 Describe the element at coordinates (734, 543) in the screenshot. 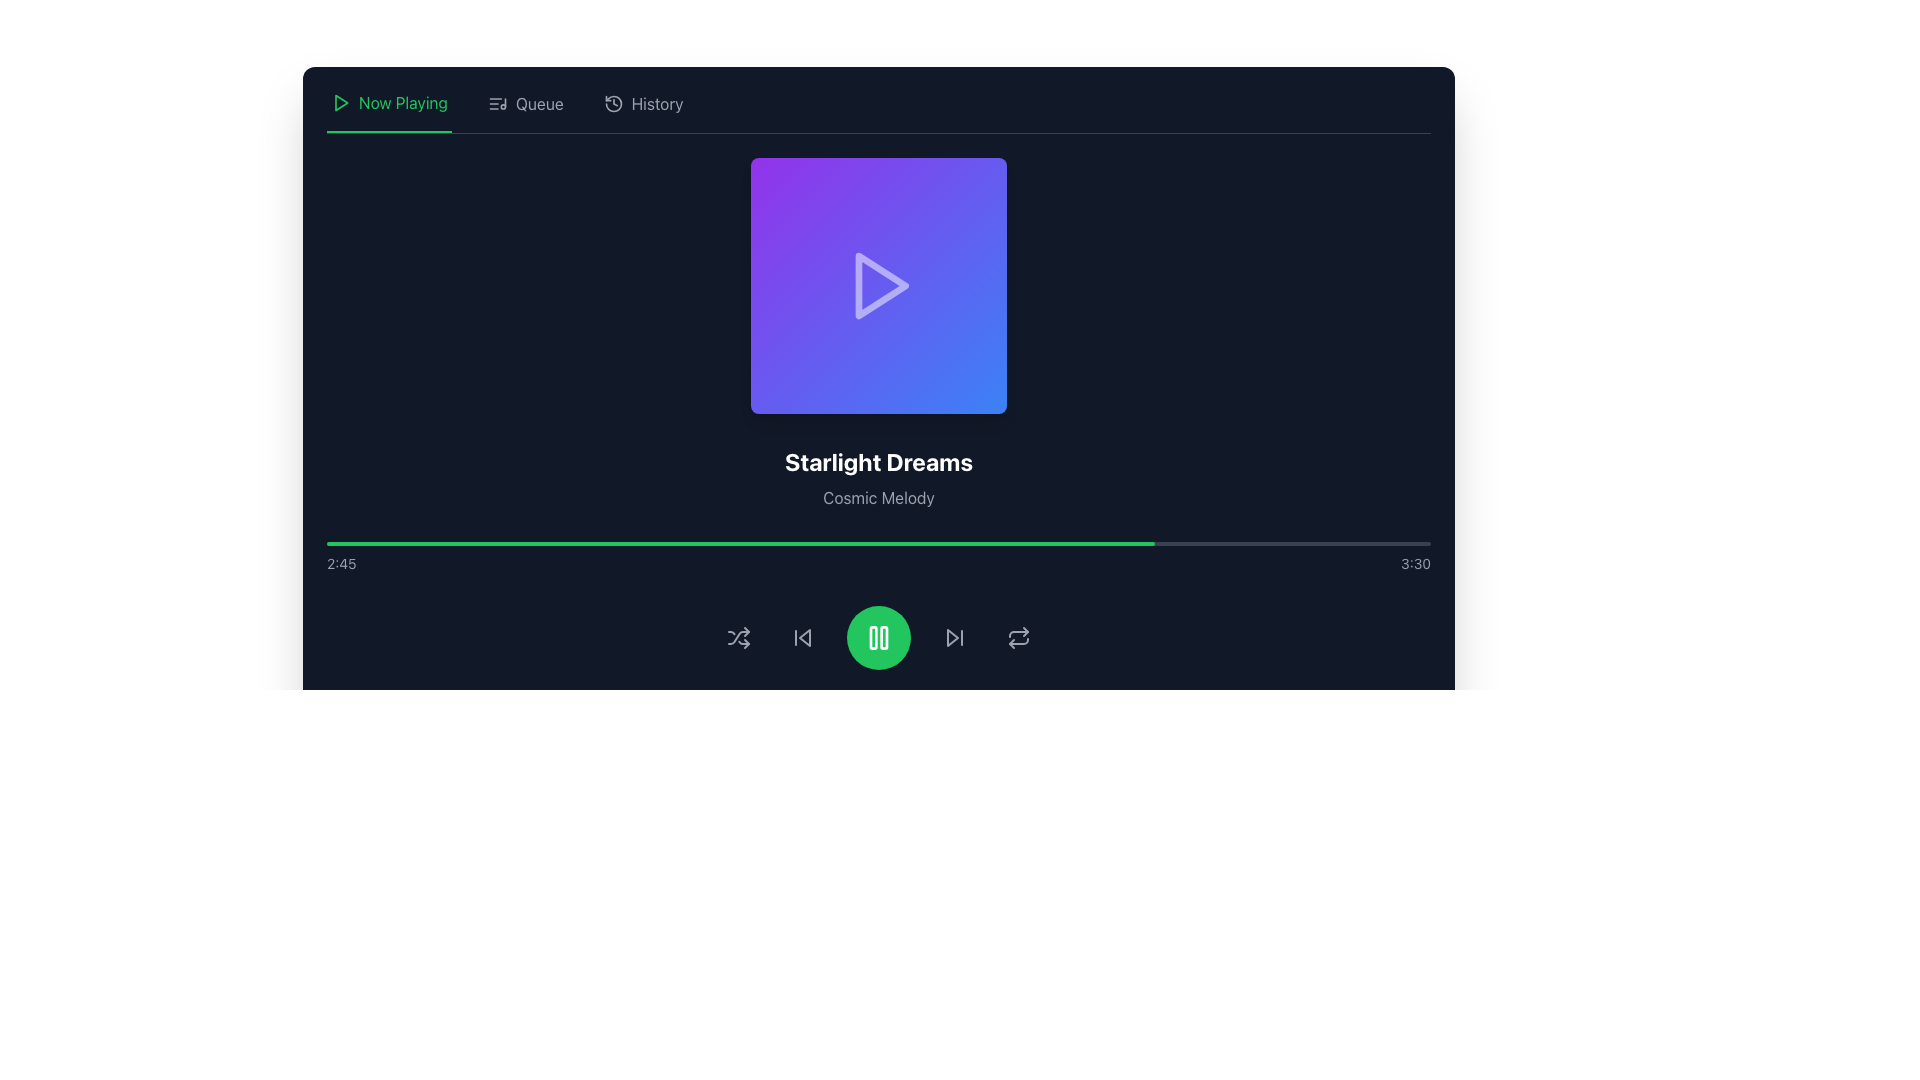

I see `the progress bar` at that location.